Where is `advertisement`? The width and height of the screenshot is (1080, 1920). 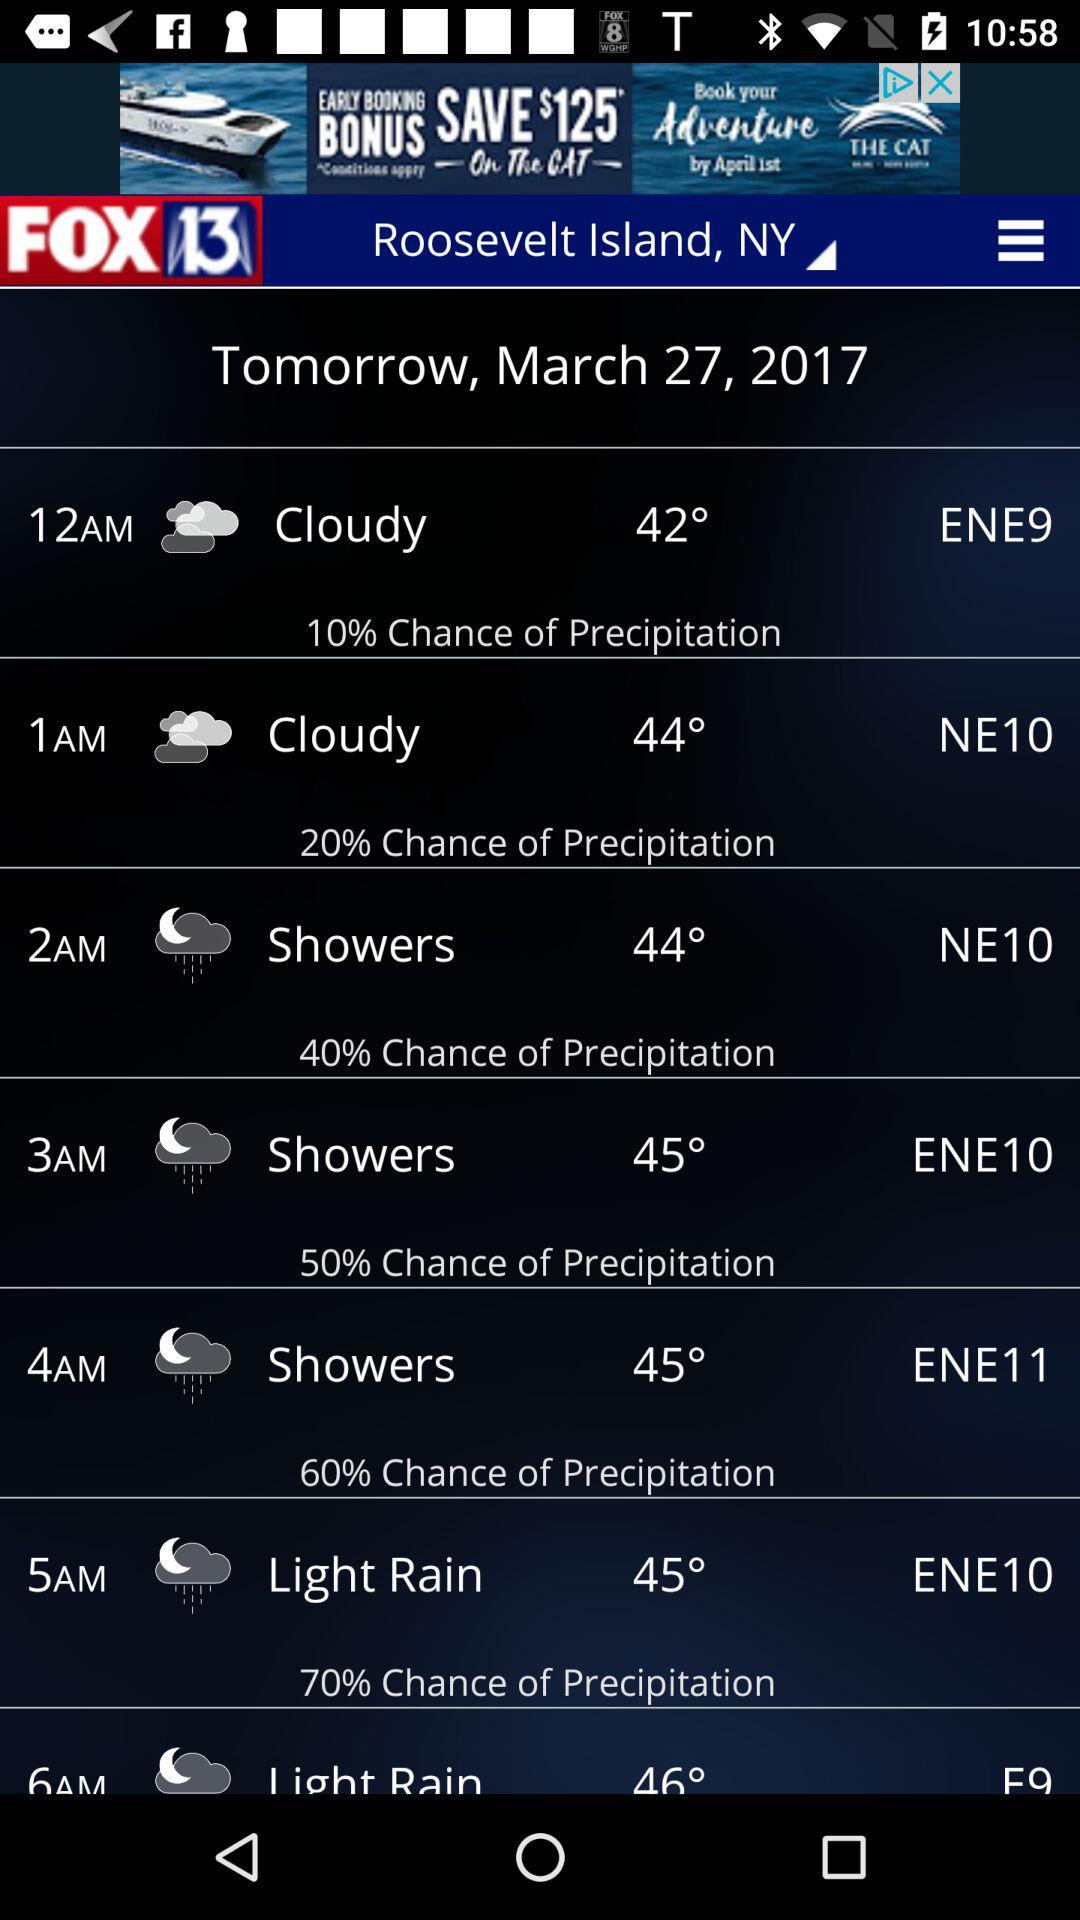 advertisement is located at coordinates (540, 127).